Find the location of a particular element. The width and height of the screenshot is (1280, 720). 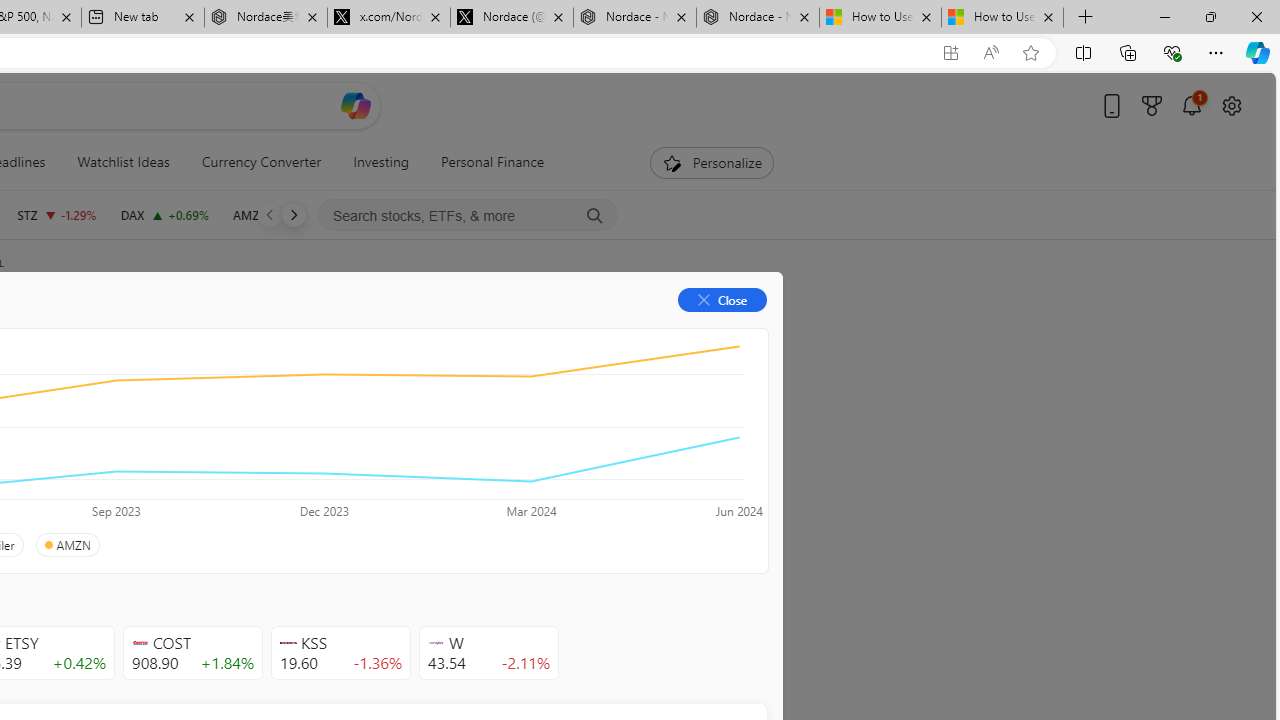

'Personal Finance' is located at coordinates (485, 162).